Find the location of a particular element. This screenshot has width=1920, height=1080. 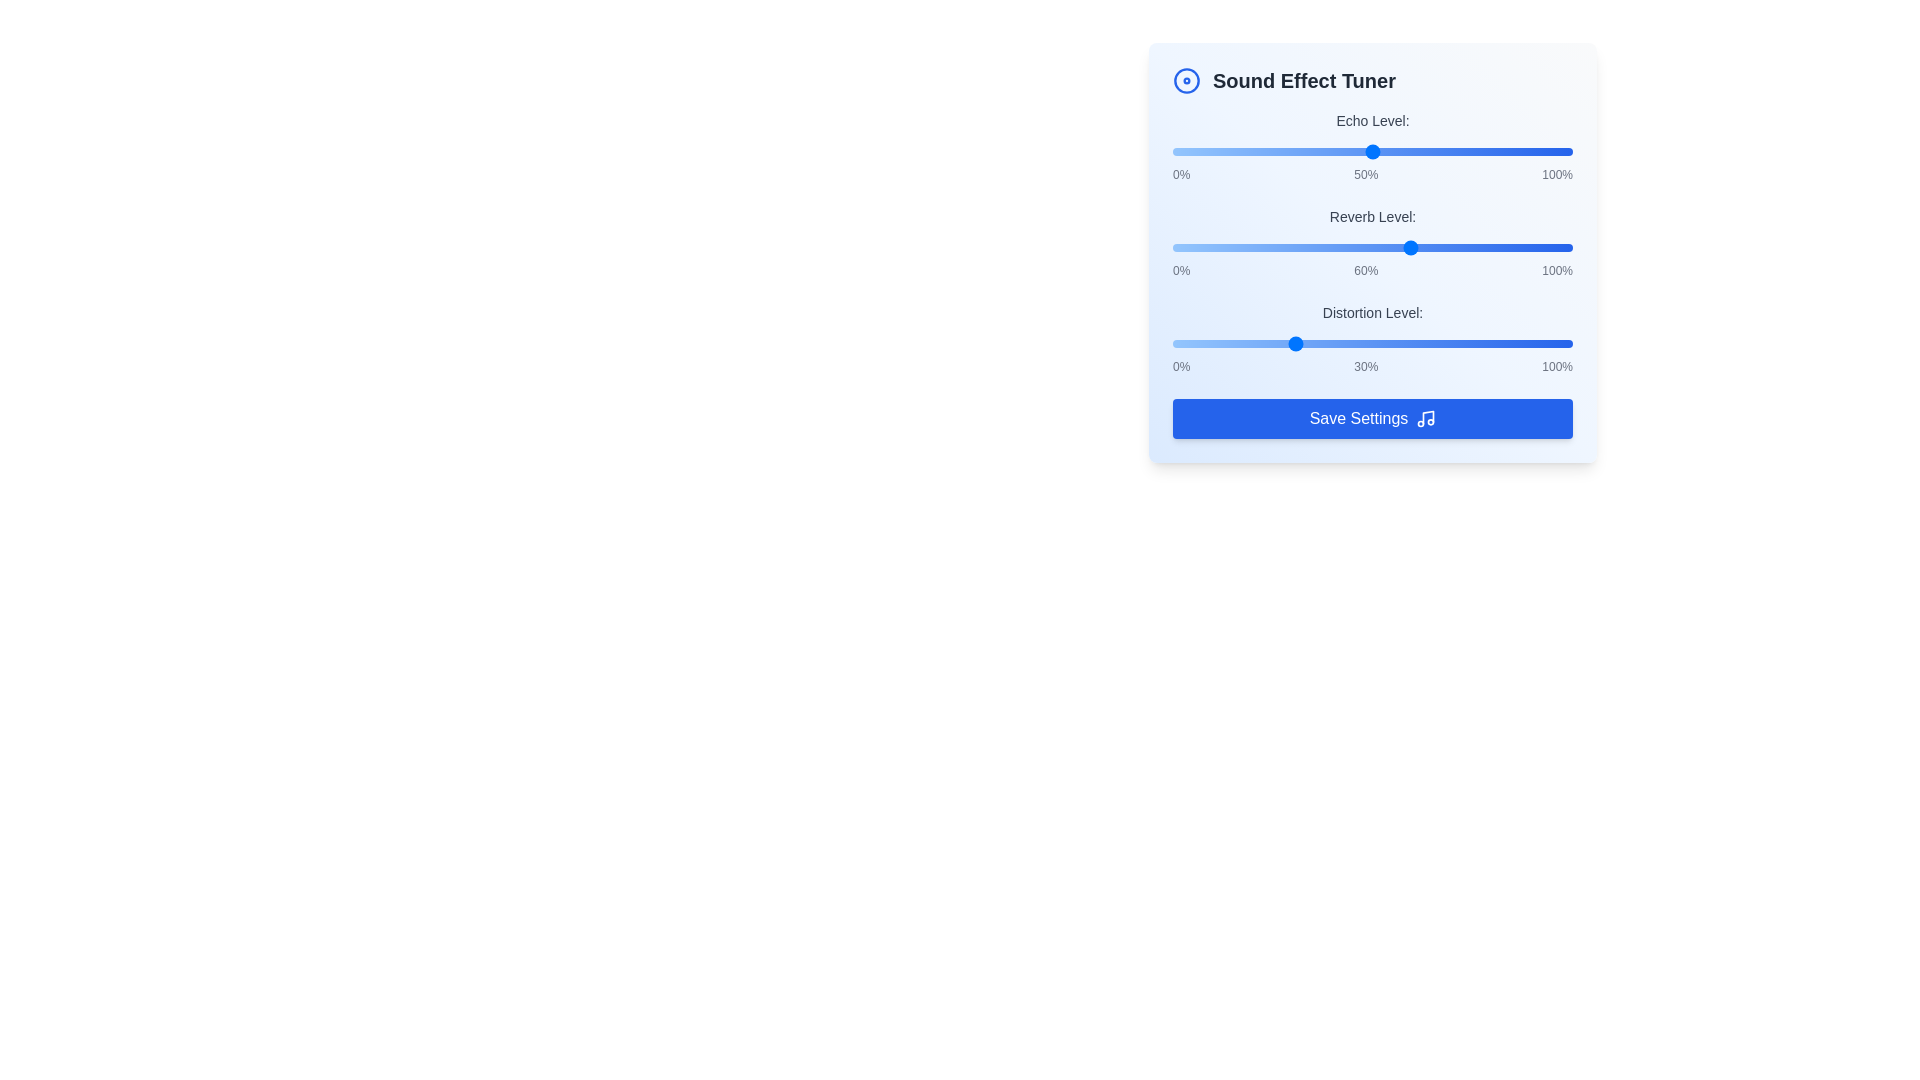

the 'Save Settings' button to save the current sound effect settings is located at coordinates (1371, 418).